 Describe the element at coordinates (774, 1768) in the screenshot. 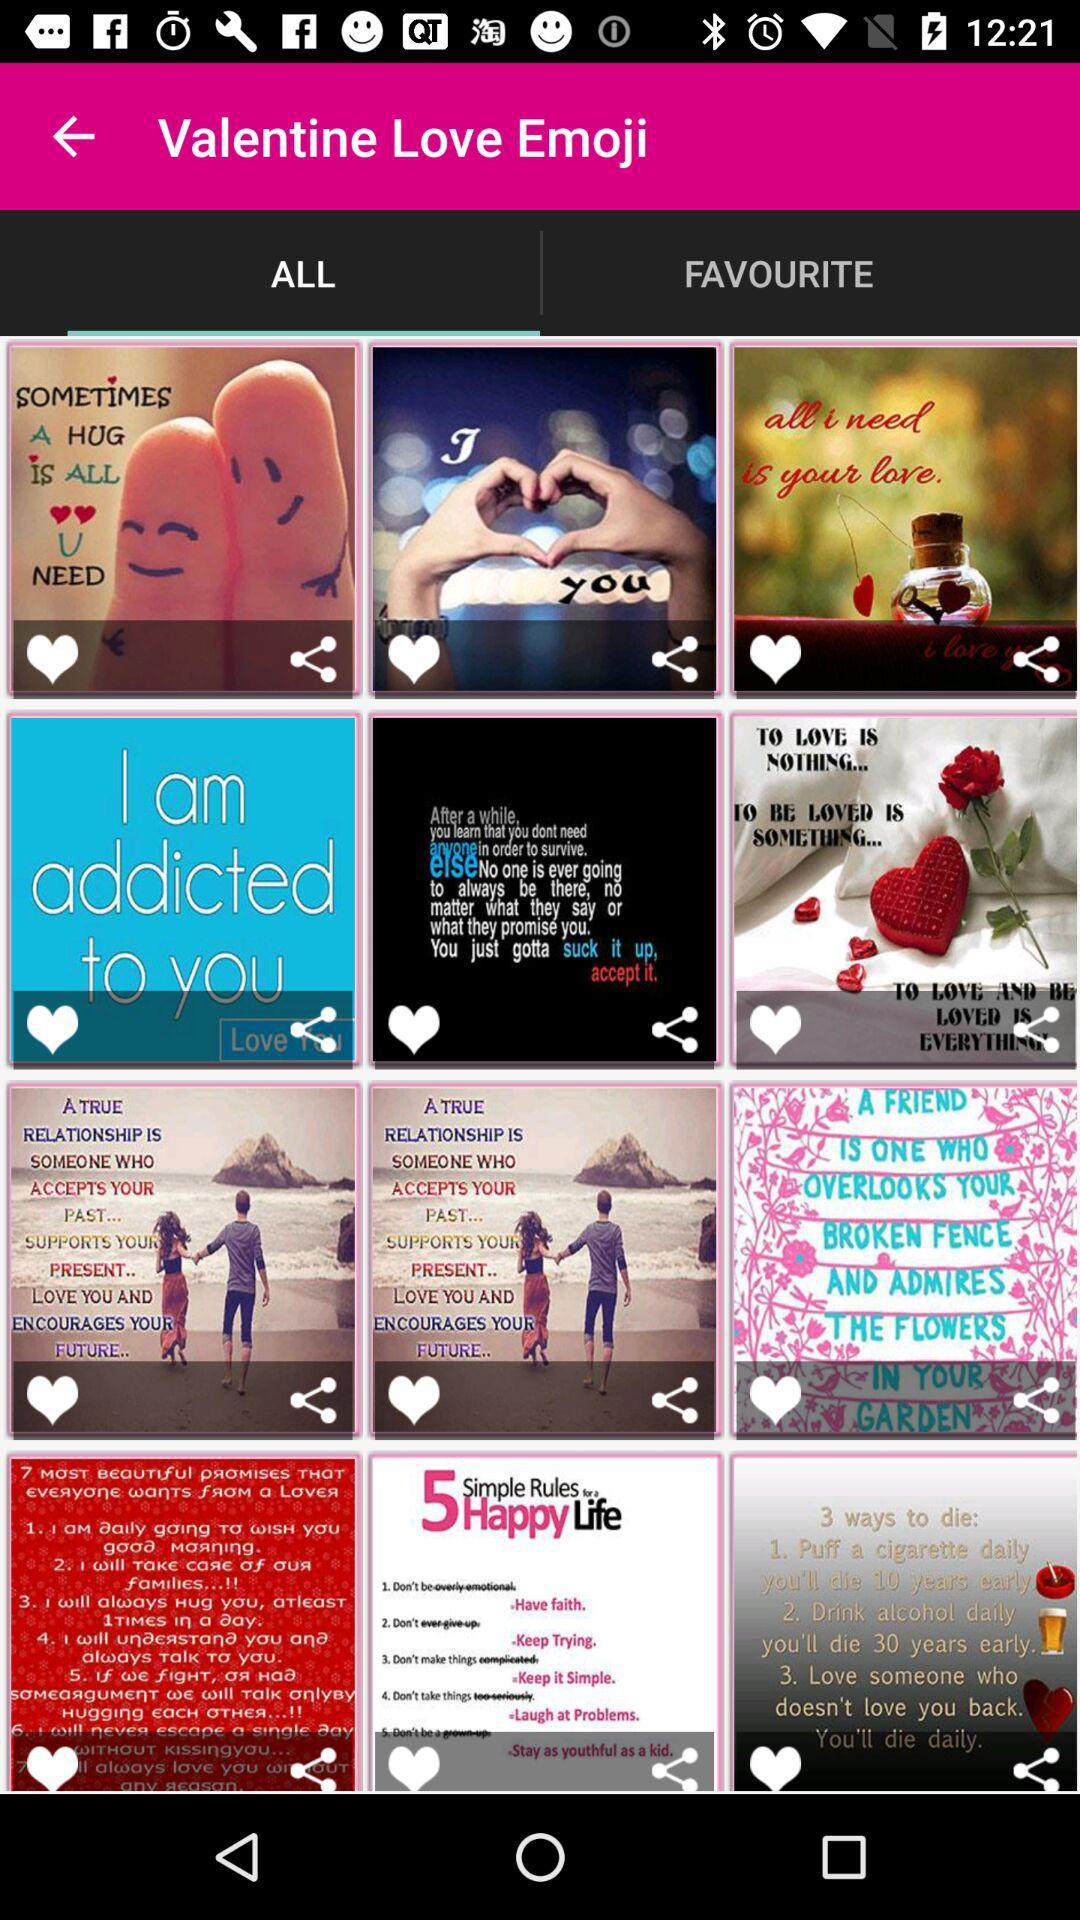

I see `like` at that location.